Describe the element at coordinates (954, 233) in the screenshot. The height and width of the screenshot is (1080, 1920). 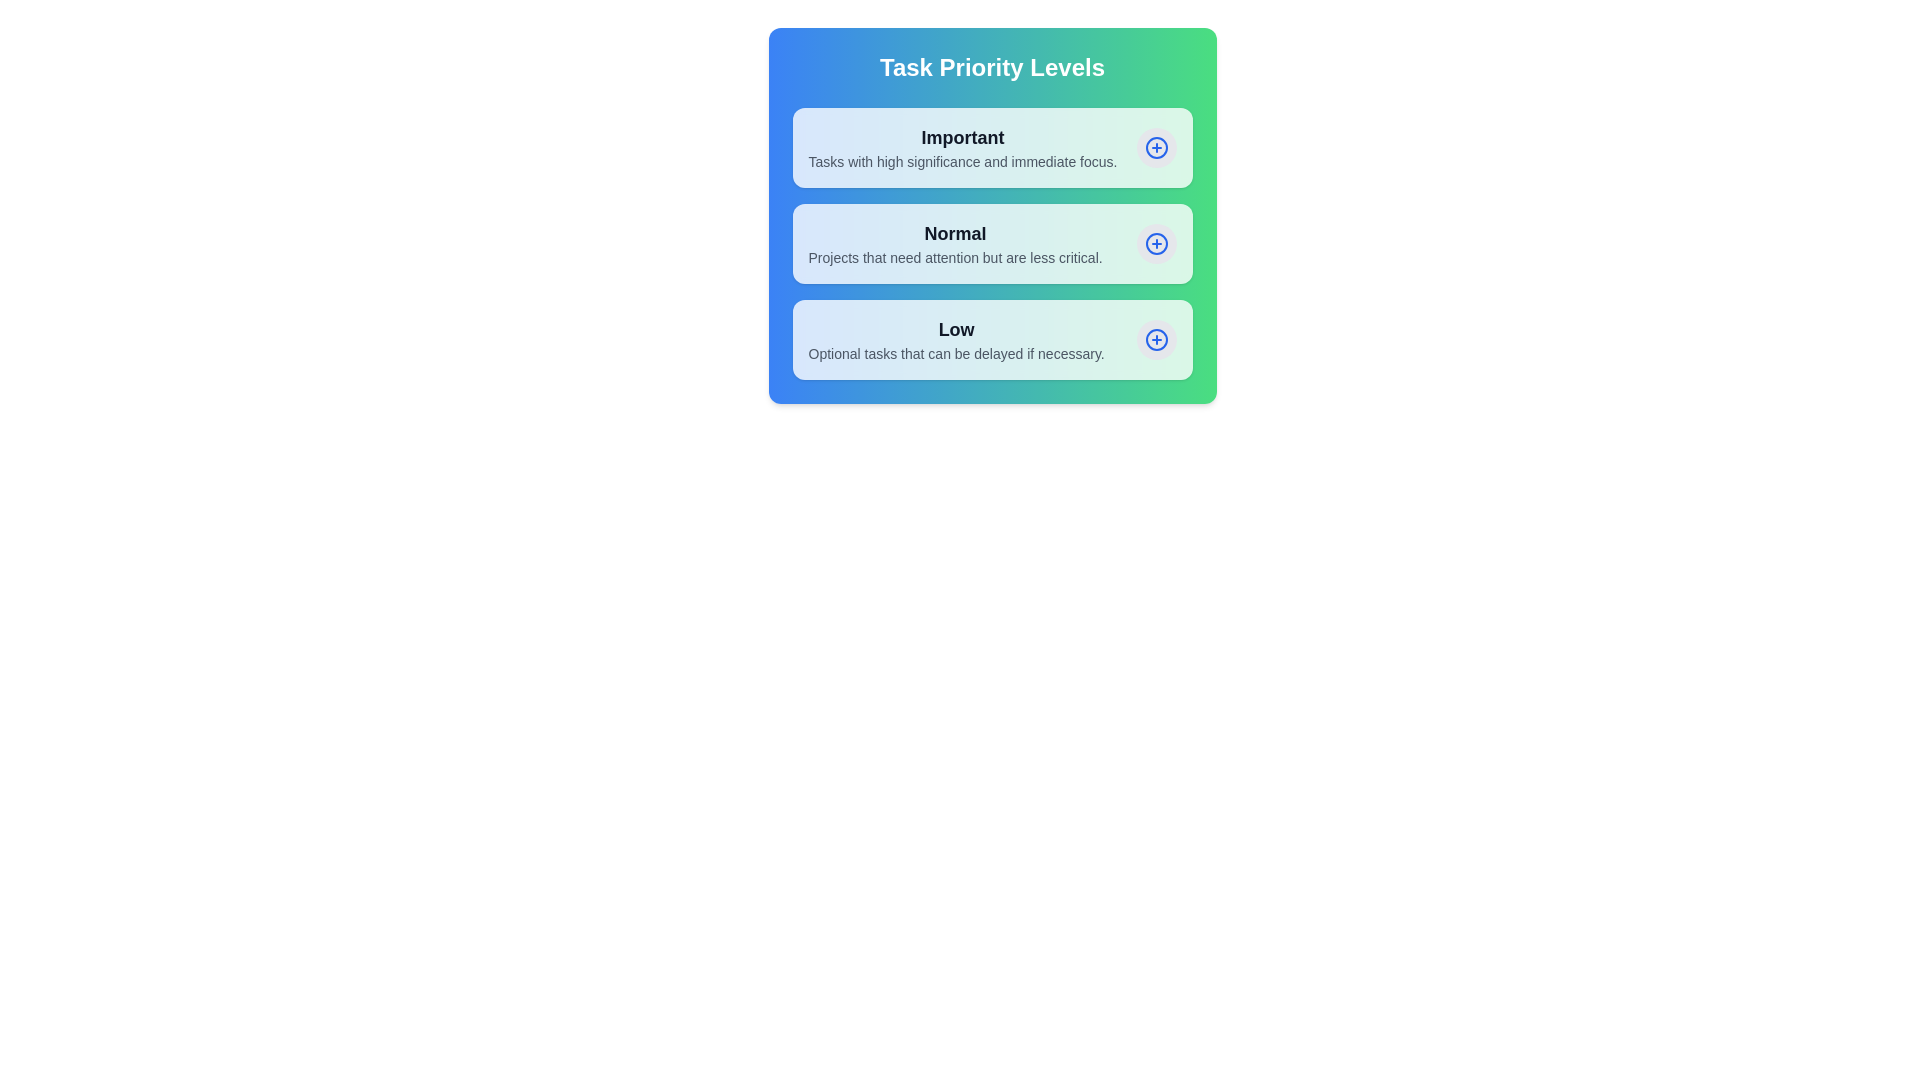
I see `text label that serves as the heading for the 'Normal' category of task priorities, positioned between the 'Important' and 'Low' sections` at that location.